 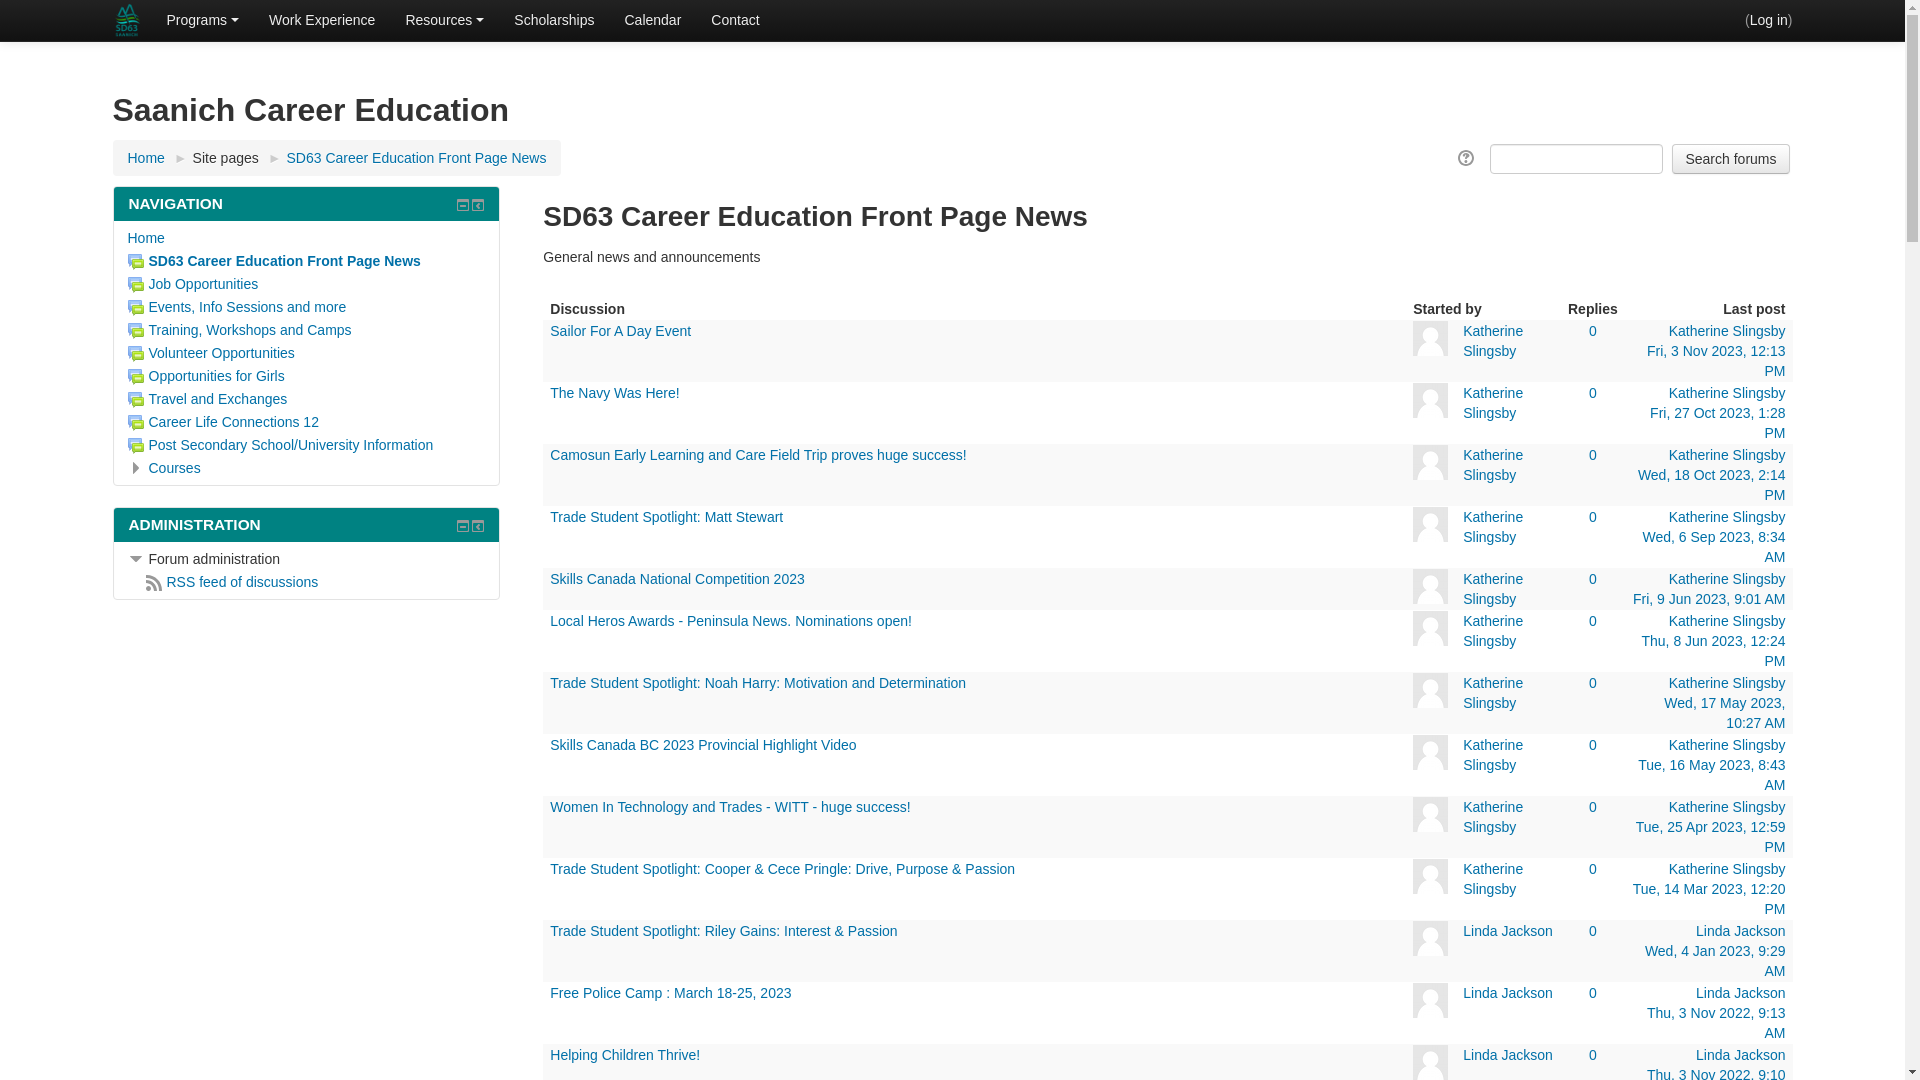 What do you see at coordinates (477, 524) in the screenshot?
I see `'Dock Administration block'` at bounding box center [477, 524].